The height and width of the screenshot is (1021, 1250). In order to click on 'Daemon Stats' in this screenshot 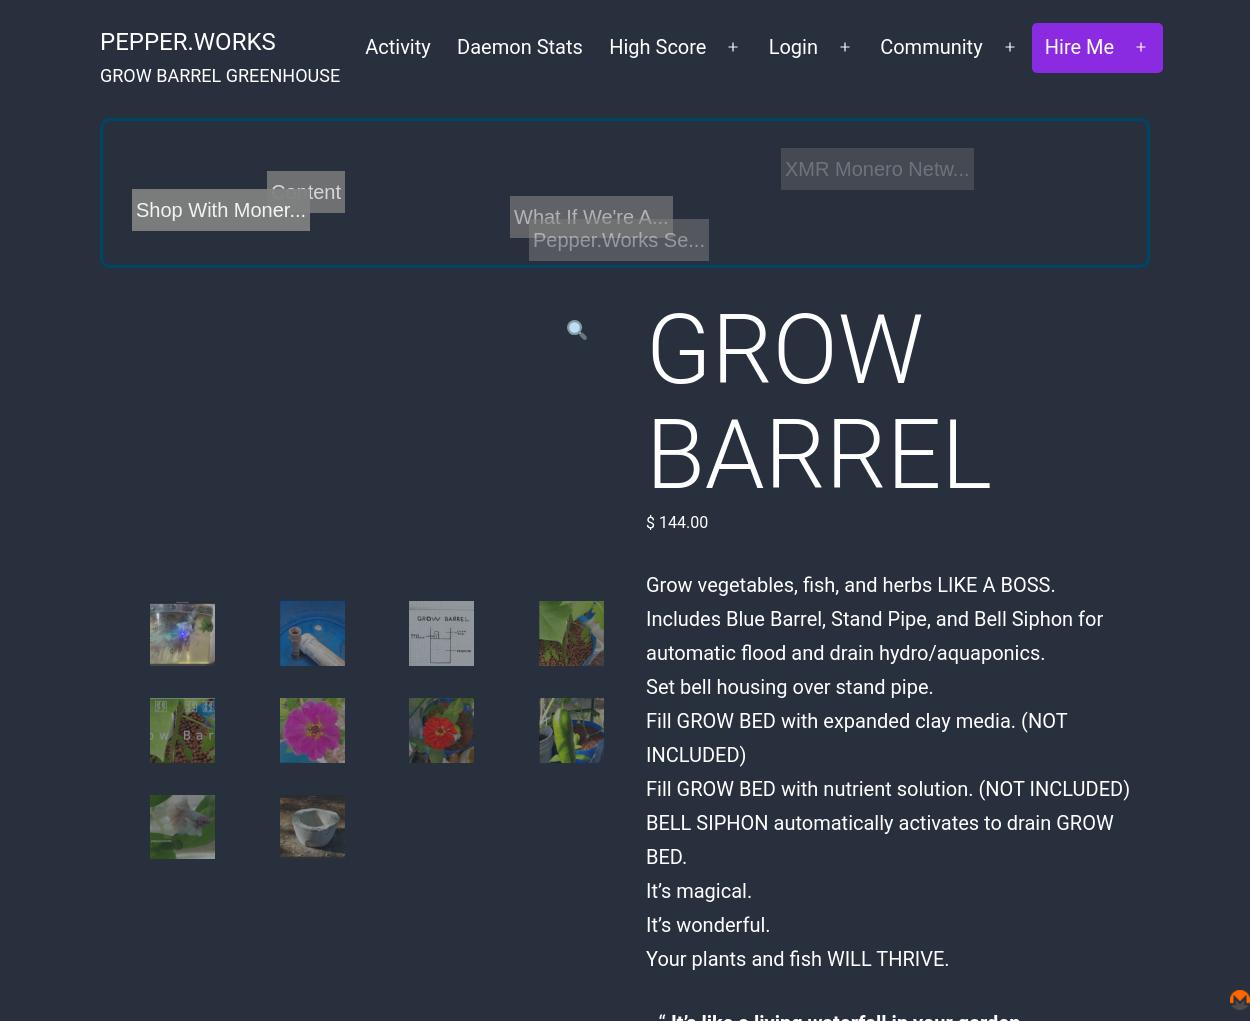, I will do `click(519, 46)`.